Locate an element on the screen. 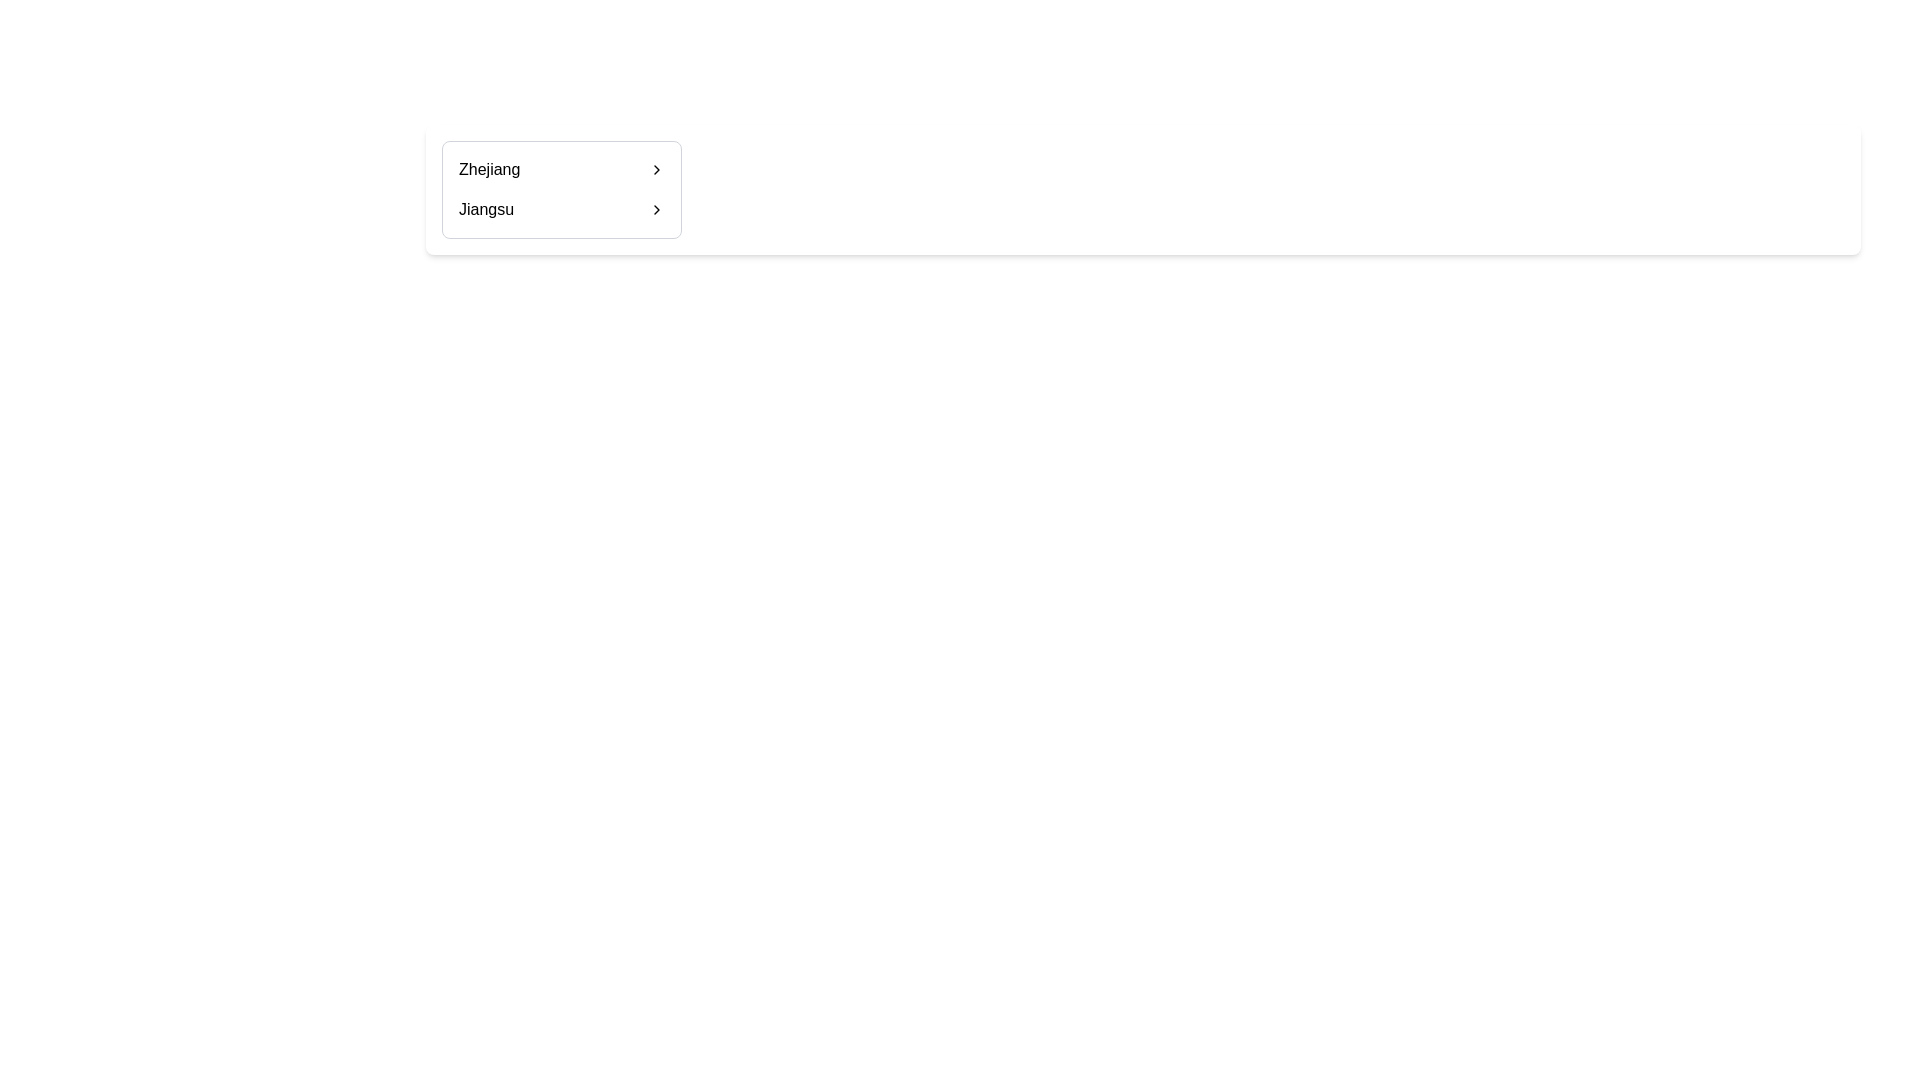 This screenshot has width=1920, height=1080. the navigation icon located to the right of the 'Jiangsu' text label in the dropdown list is located at coordinates (657, 209).